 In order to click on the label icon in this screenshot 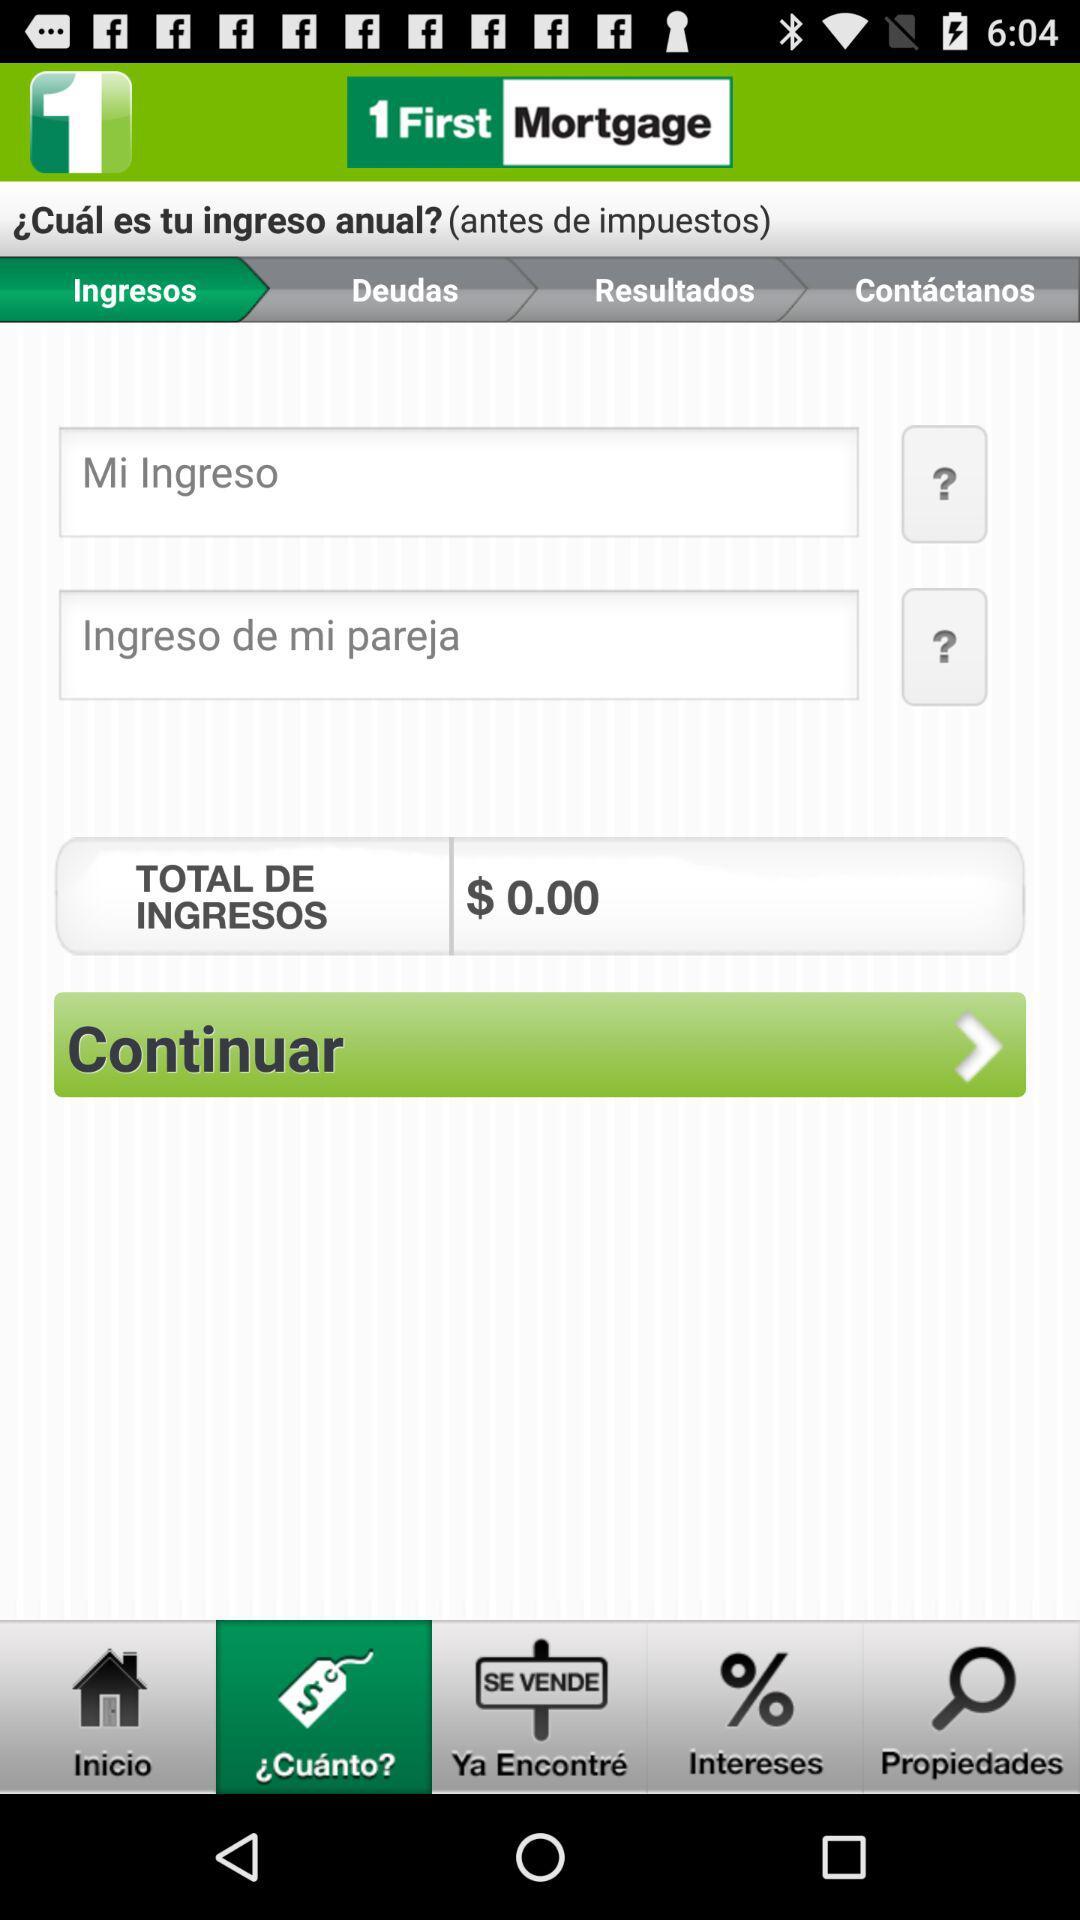, I will do `click(323, 1826)`.